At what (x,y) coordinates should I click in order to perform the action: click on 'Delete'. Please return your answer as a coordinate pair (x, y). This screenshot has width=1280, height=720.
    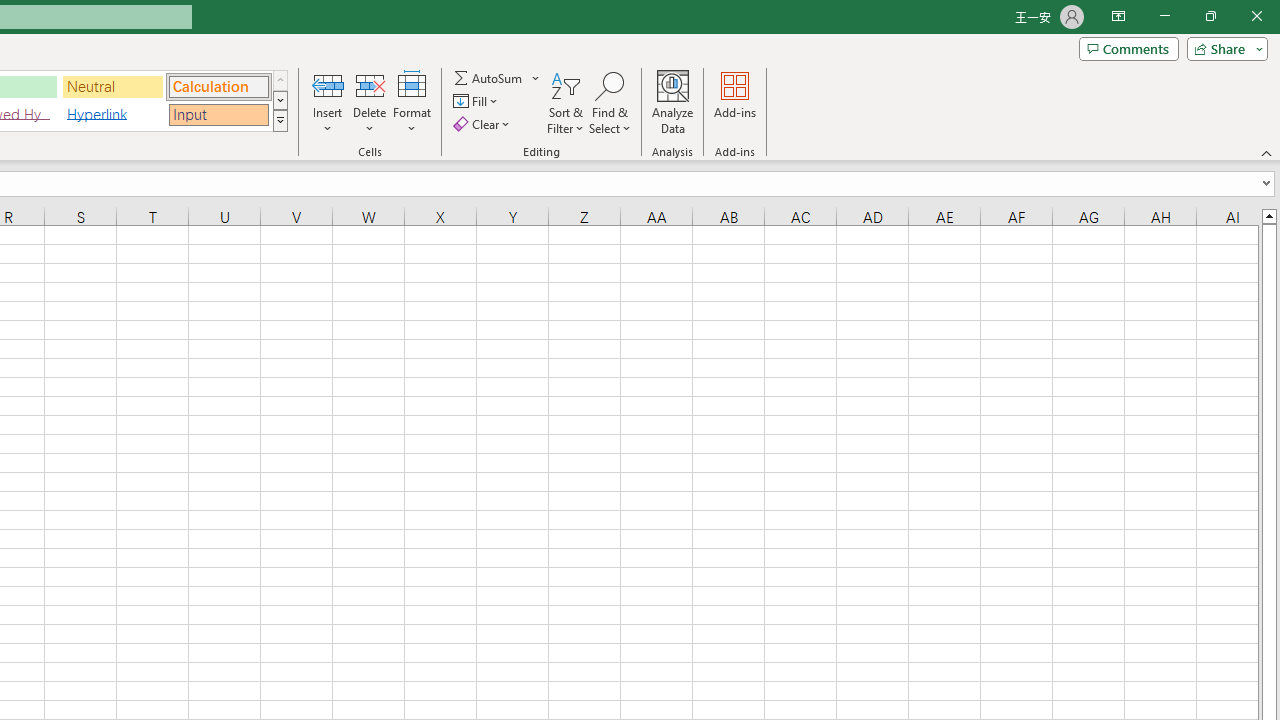
    Looking at the image, I should click on (369, 103).